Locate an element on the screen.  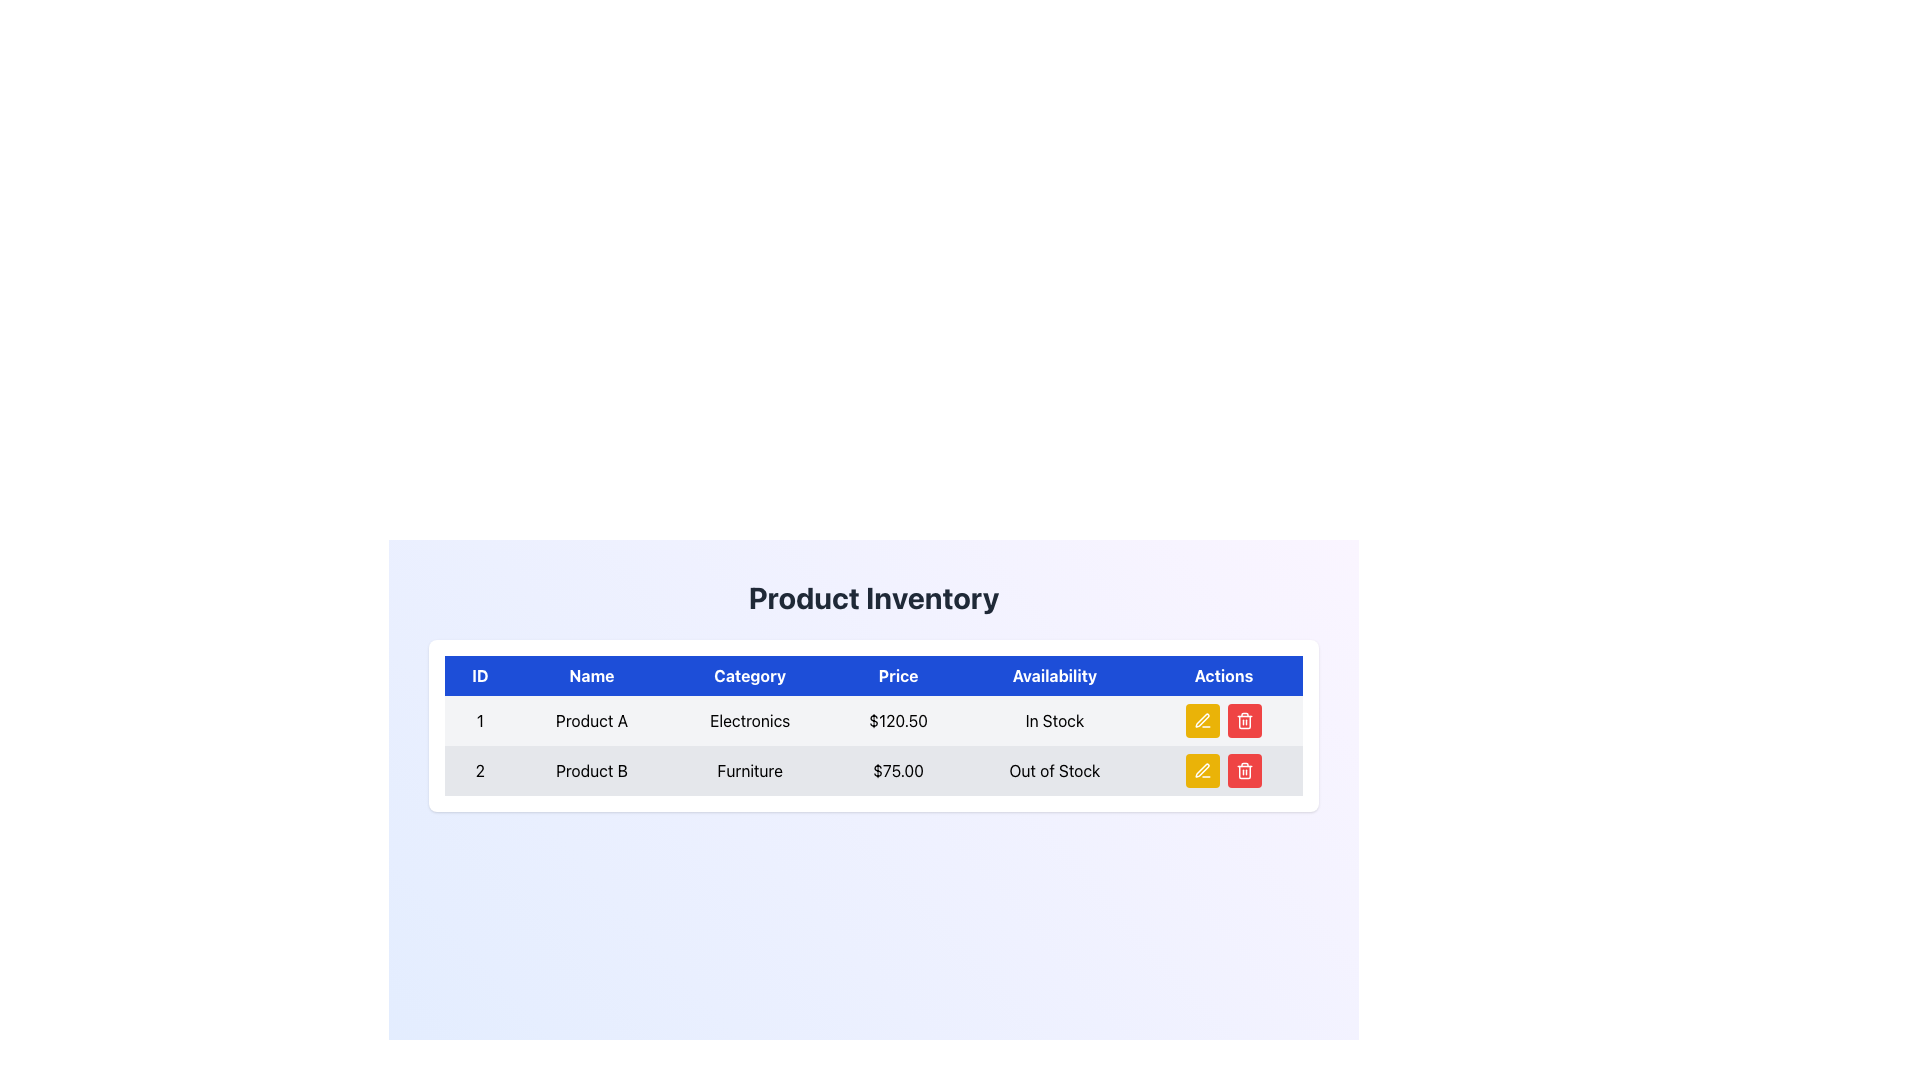
the Table Header Cell labeled 'Price', which is styled with a blue background and white text, located in the fourth column of the table header is located at coordinates (873, 675).